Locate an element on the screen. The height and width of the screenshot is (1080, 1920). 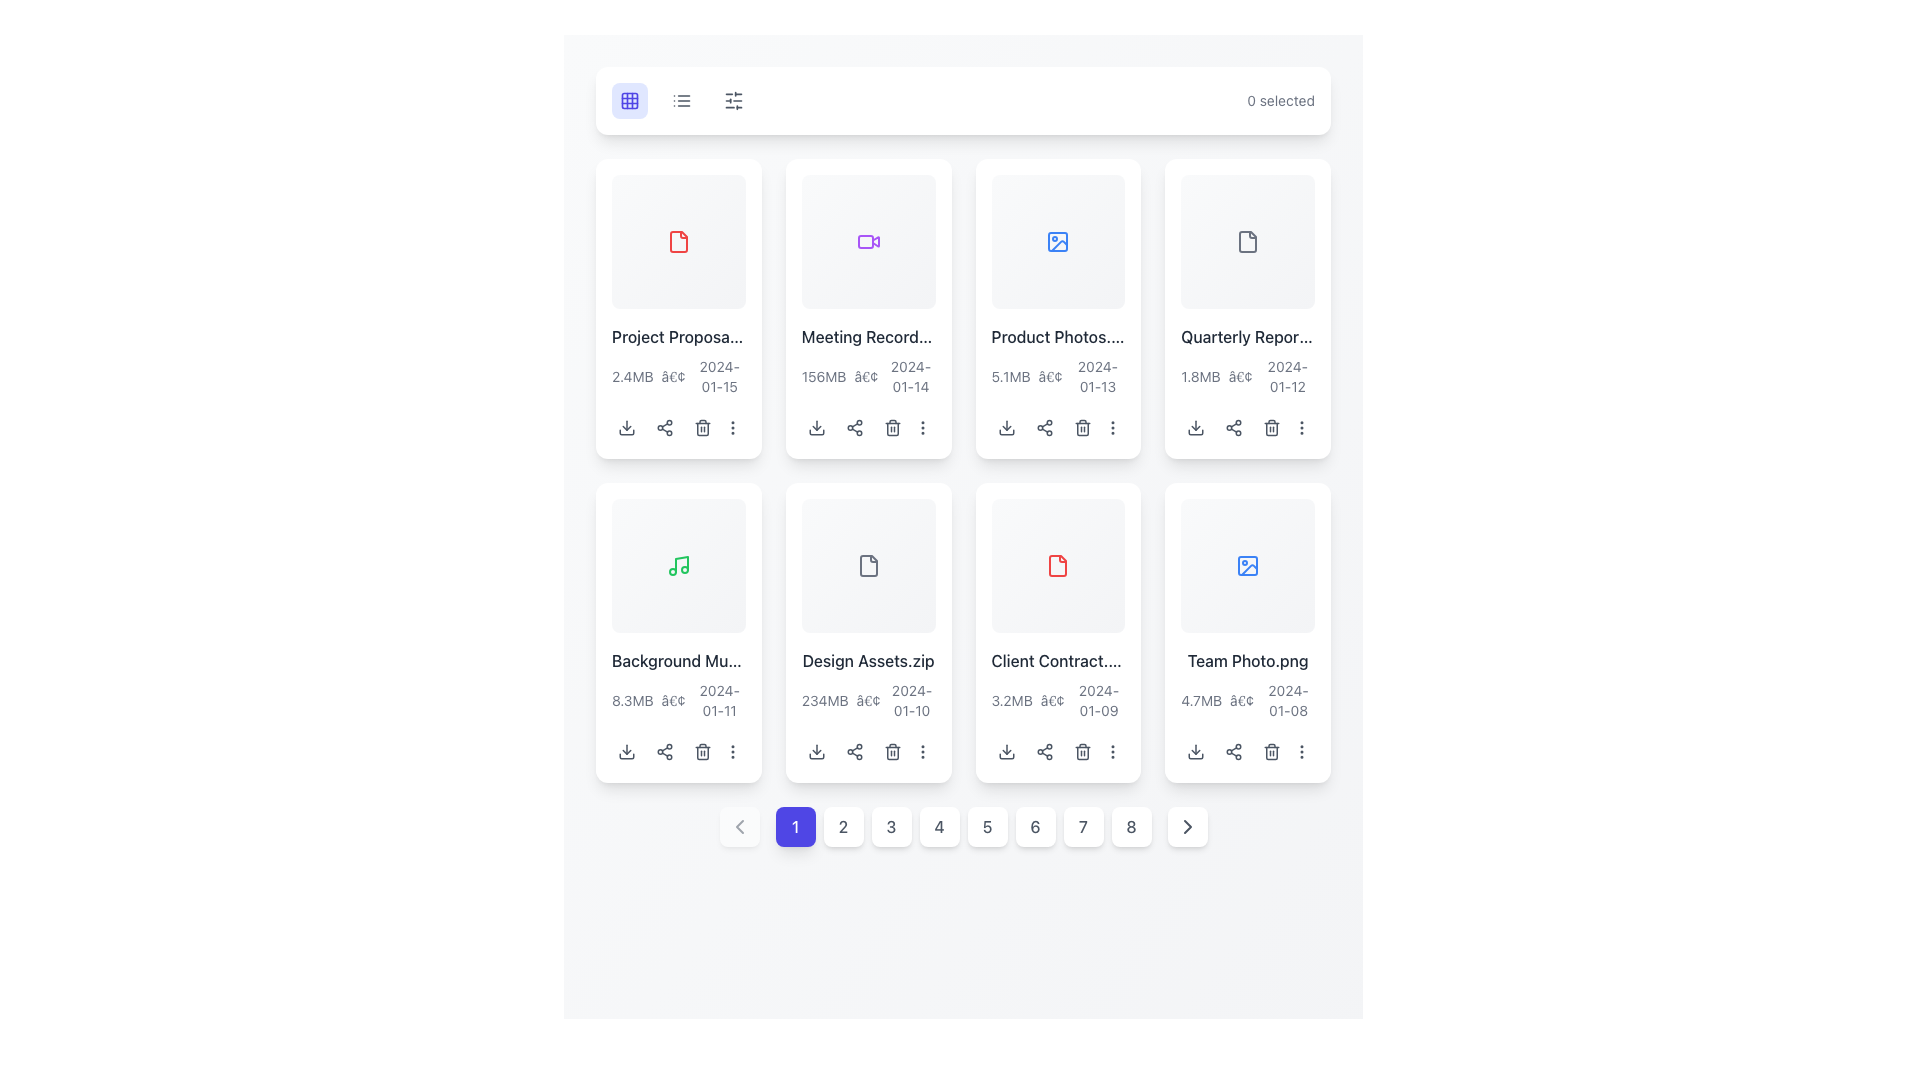
the grid layout toggle button located in the top-left corner of the interface is located at coordinates (628, 100).